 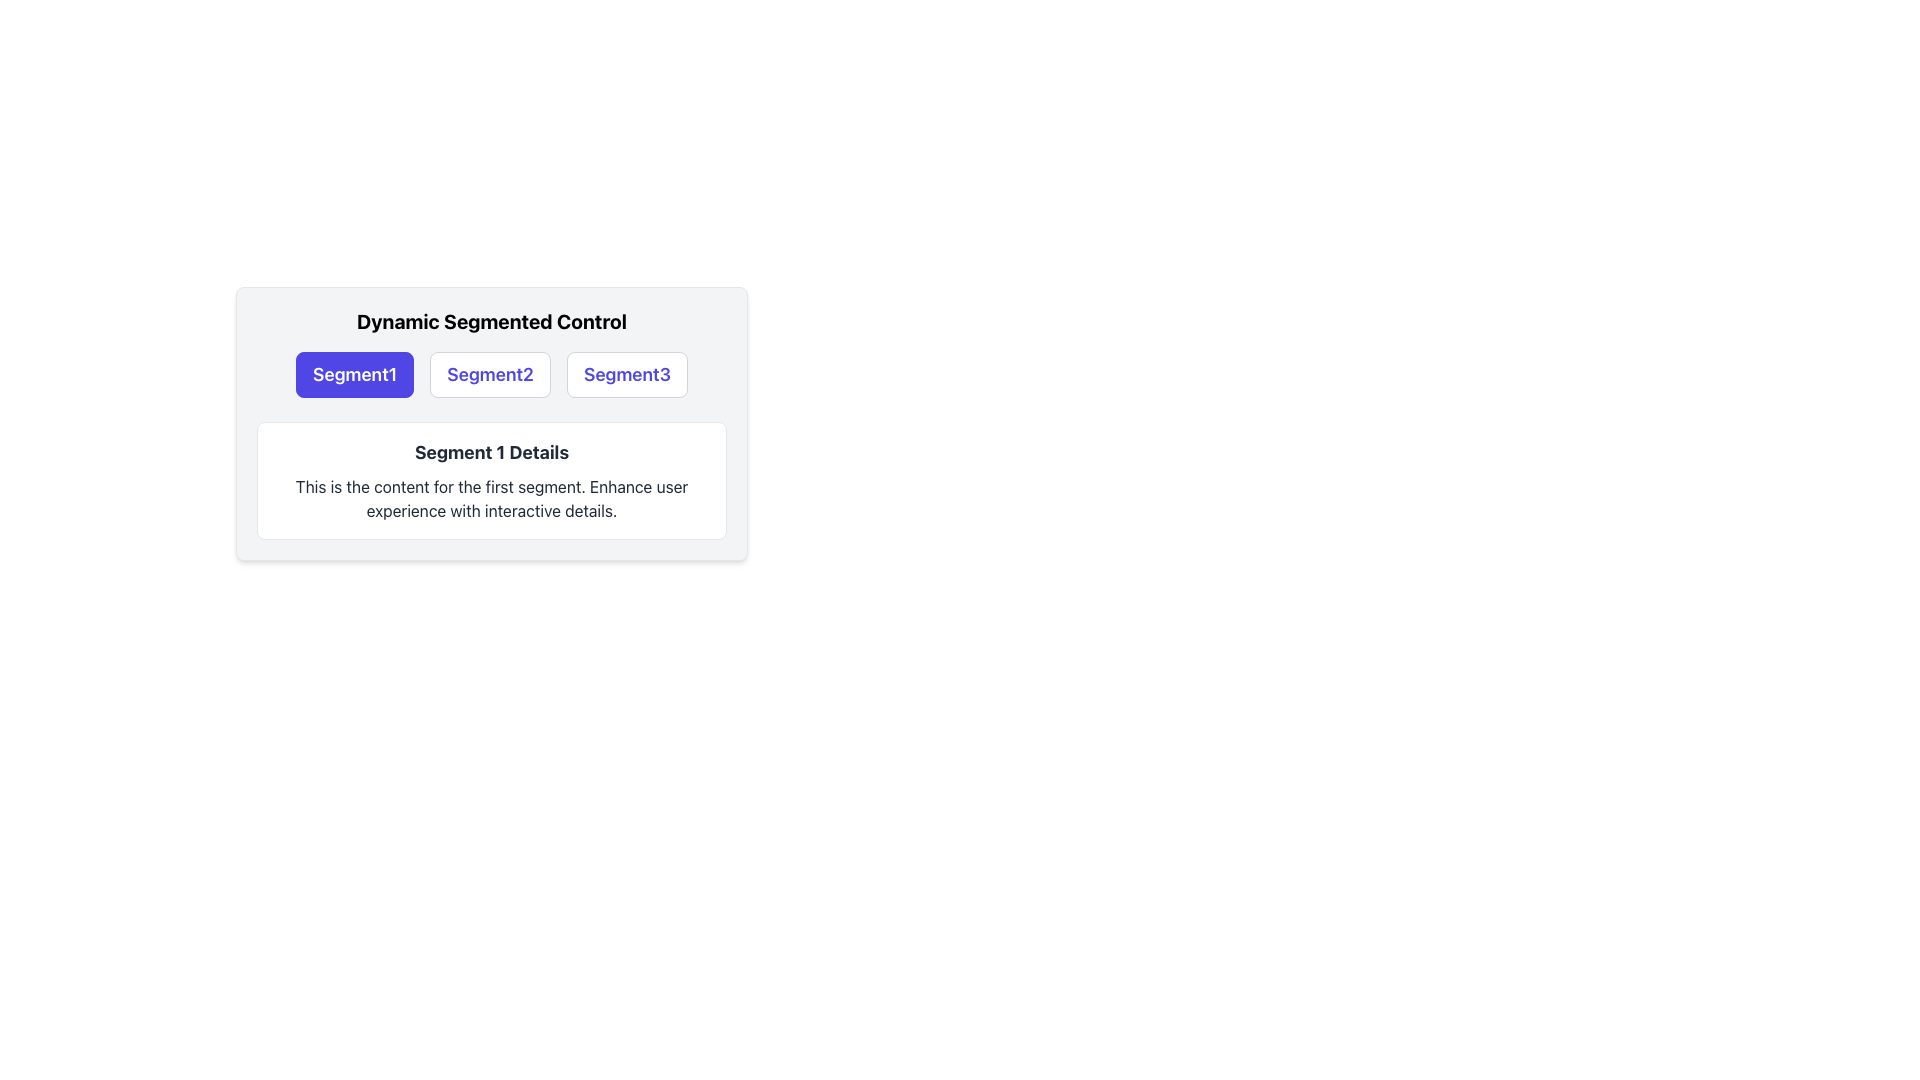 I want to click on the Text Label indicating 'Segment 1', which is positioned above the related paragraph block and centered horizontally, so click(x=491, y=452).